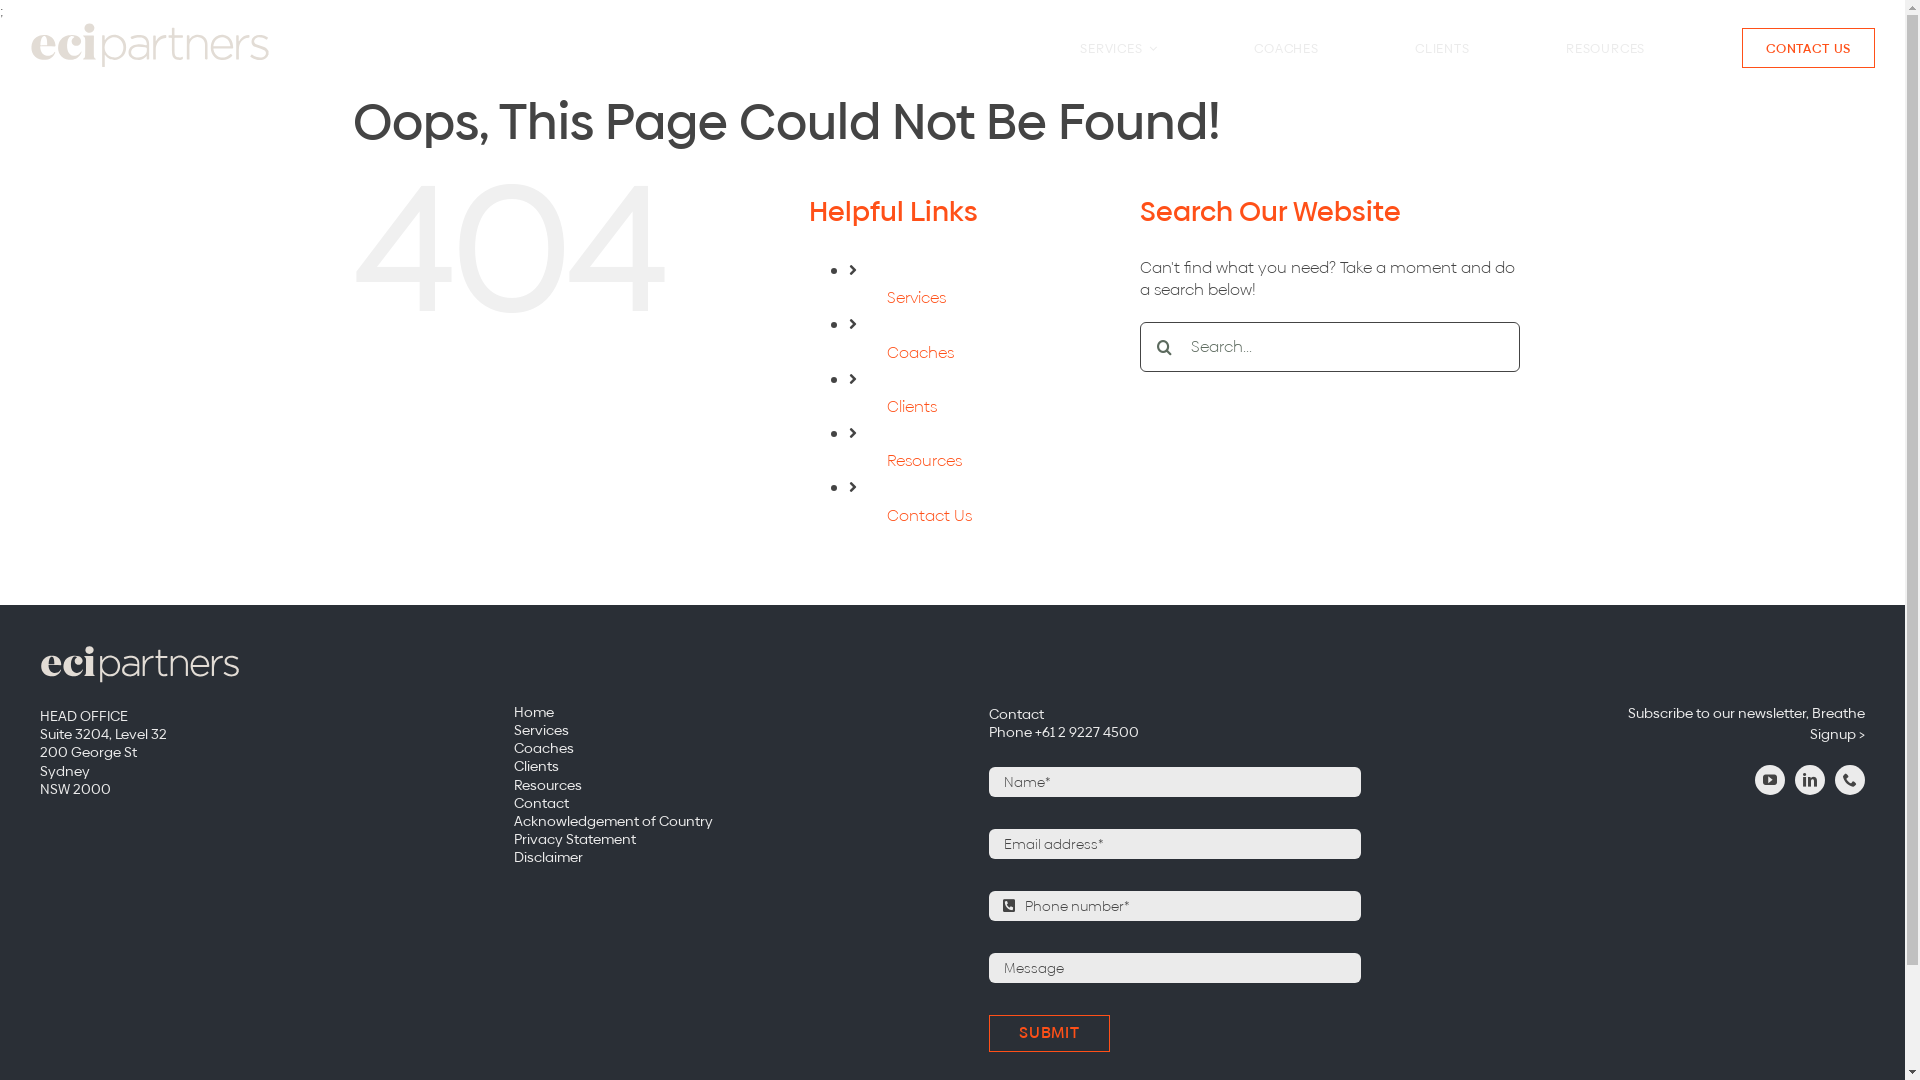 This screenshot has height=1080, width=1920. Describe the element at coordinates (928, 514) in the screenshot. I see `'Contact Us'` at that location.